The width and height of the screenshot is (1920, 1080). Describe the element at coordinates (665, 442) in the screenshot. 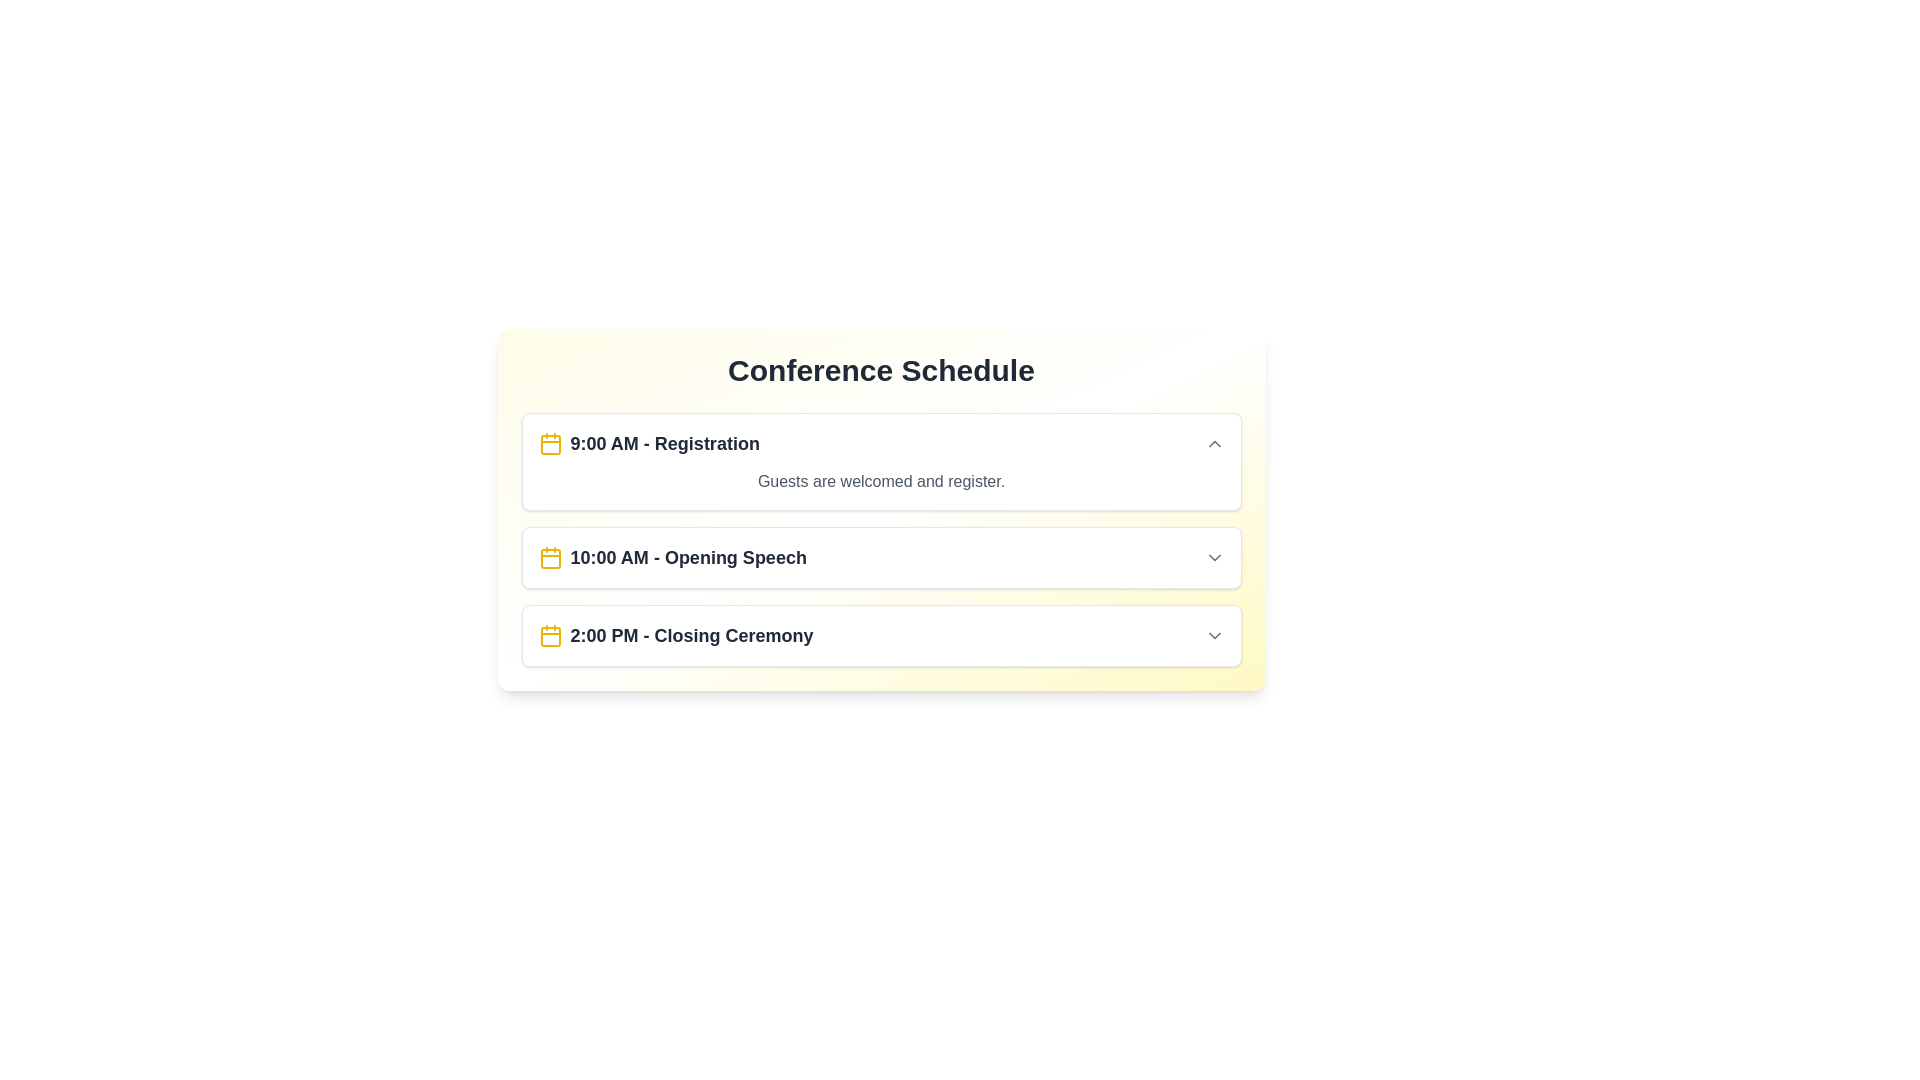

I see `text displayed in the Text Component that shows the time and title for the registration session in the first item of the conference schedule list` at that location.